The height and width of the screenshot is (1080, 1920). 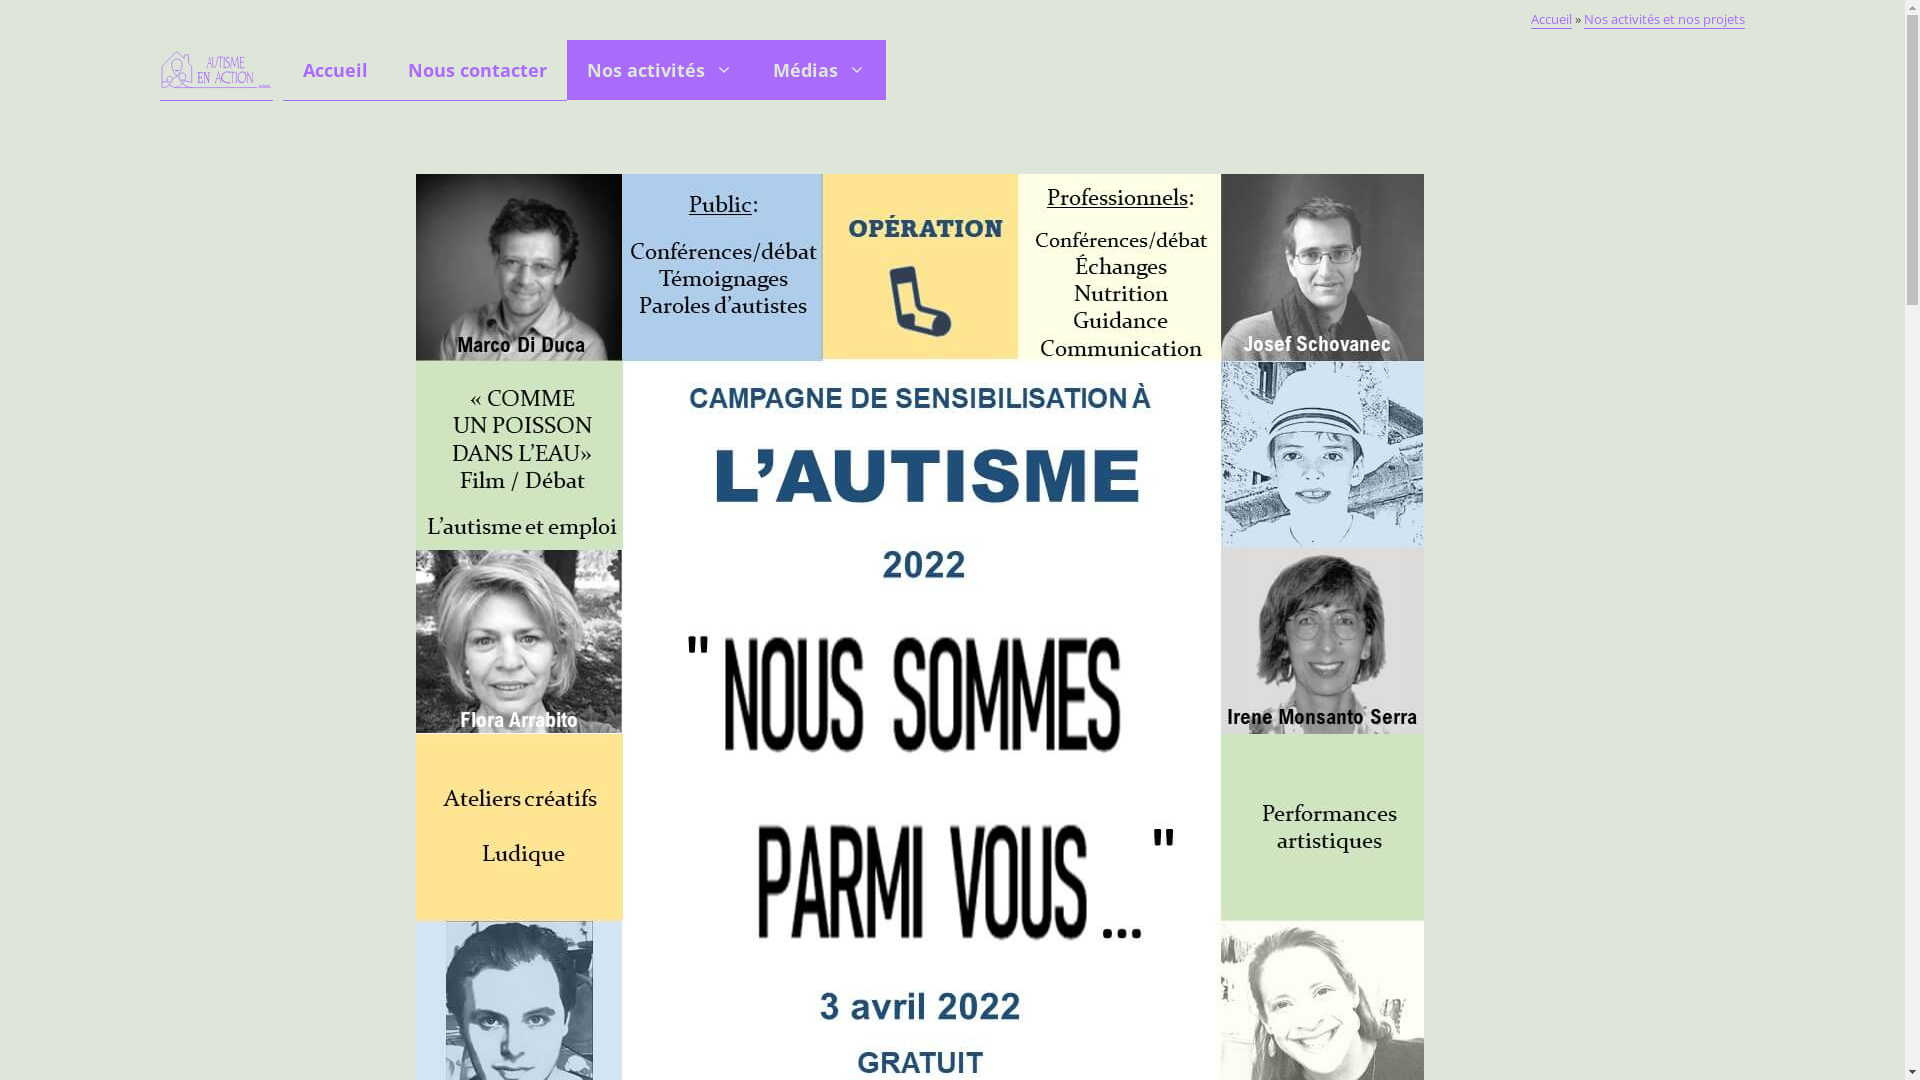 What do you see at coordinates (335, 69) in the screenshot?
I see `'Accueil'` at bounding box center [335, 69].